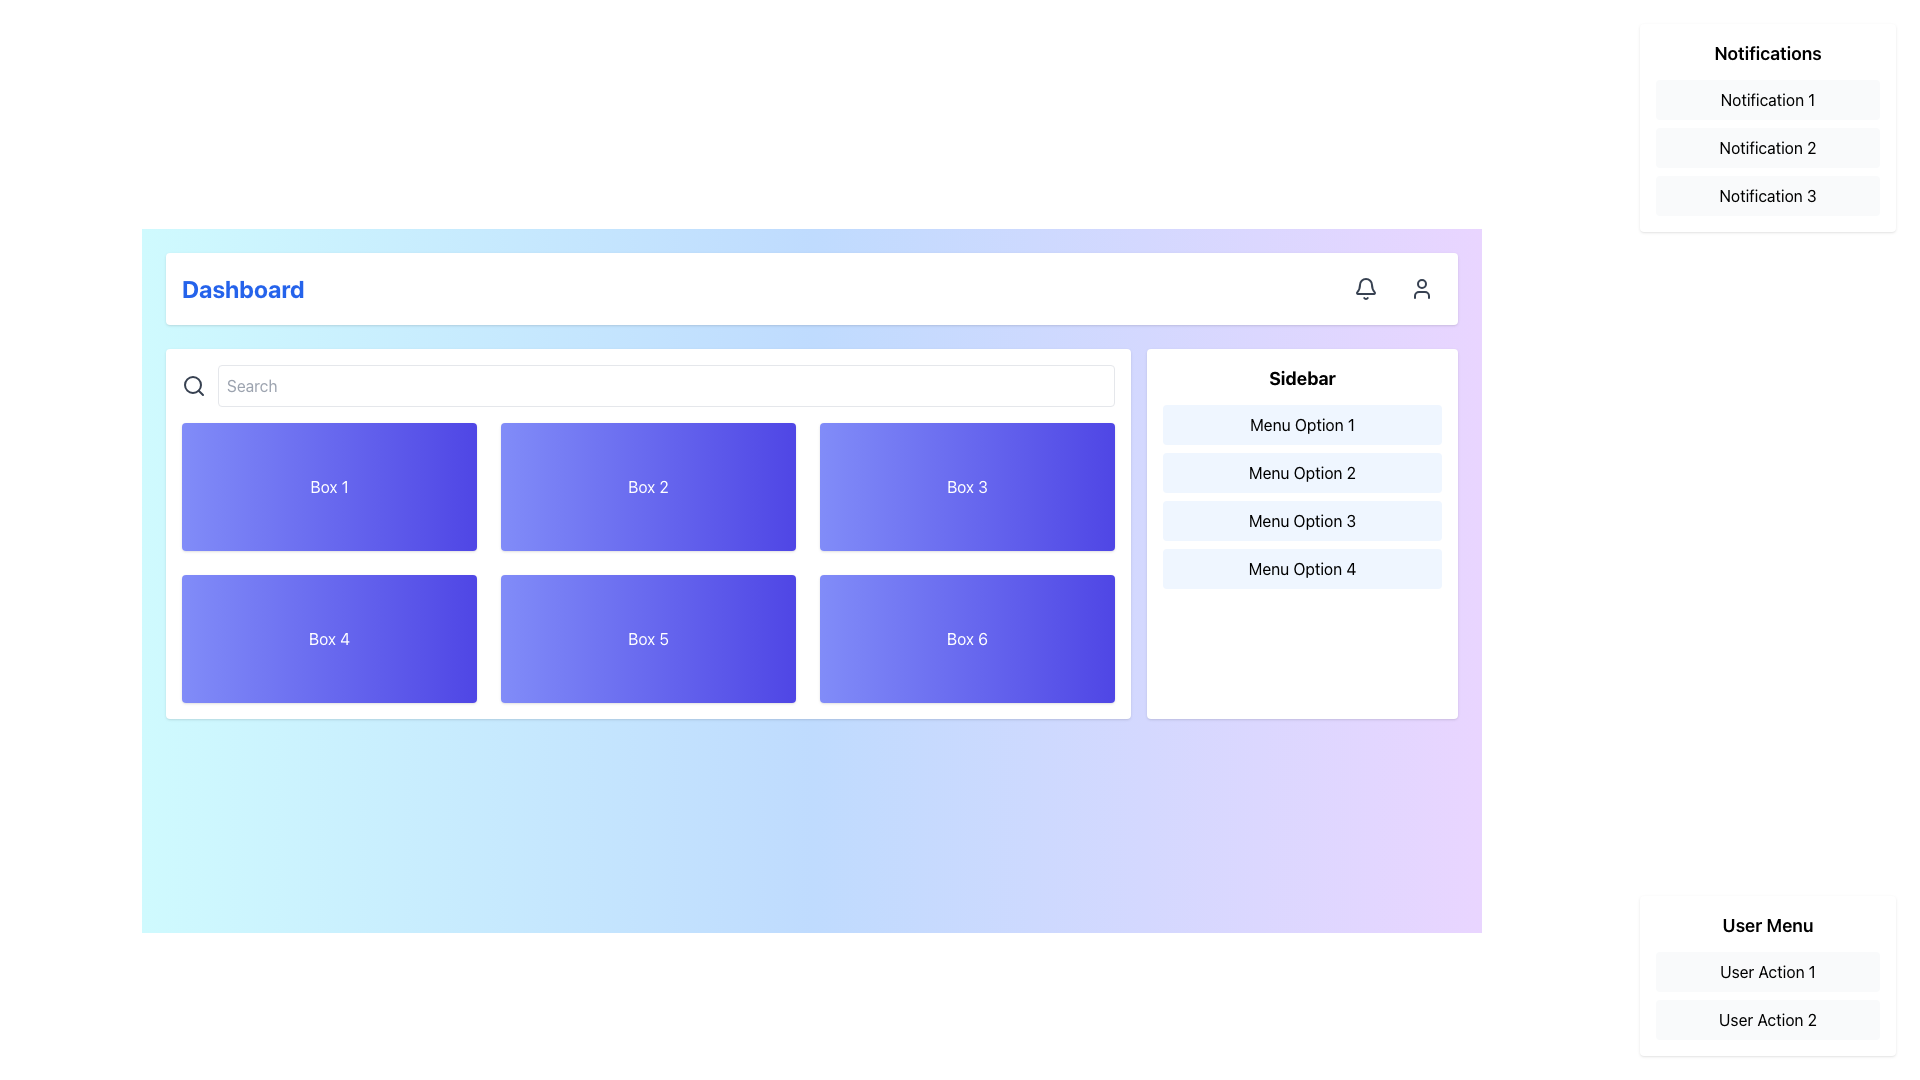  What do you see at coordinates (1767, 925) in the screenshot?
I see `the header text component displaying 'User Menu' which is located at the top of a white background panel in the bottom-right corner of the interface` at bounding box center [1767, 925].